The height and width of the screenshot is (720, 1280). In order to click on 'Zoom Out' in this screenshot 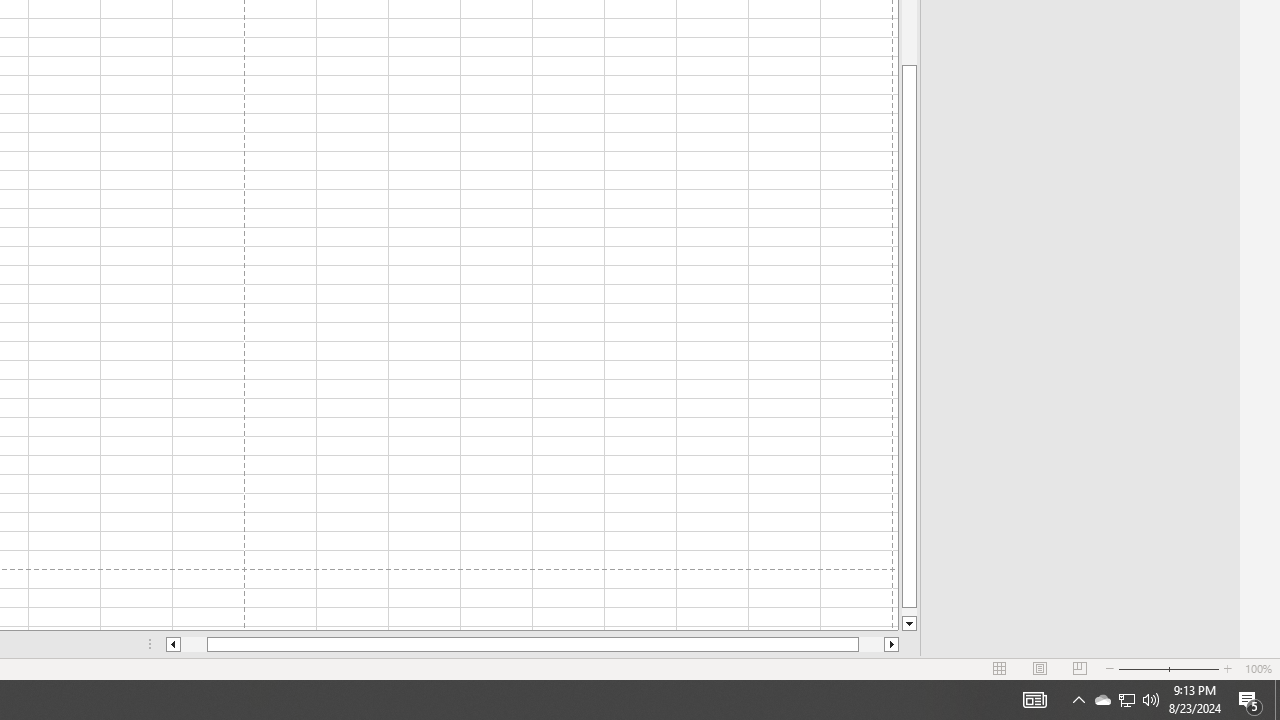, I will do `click(1143, 669)`.